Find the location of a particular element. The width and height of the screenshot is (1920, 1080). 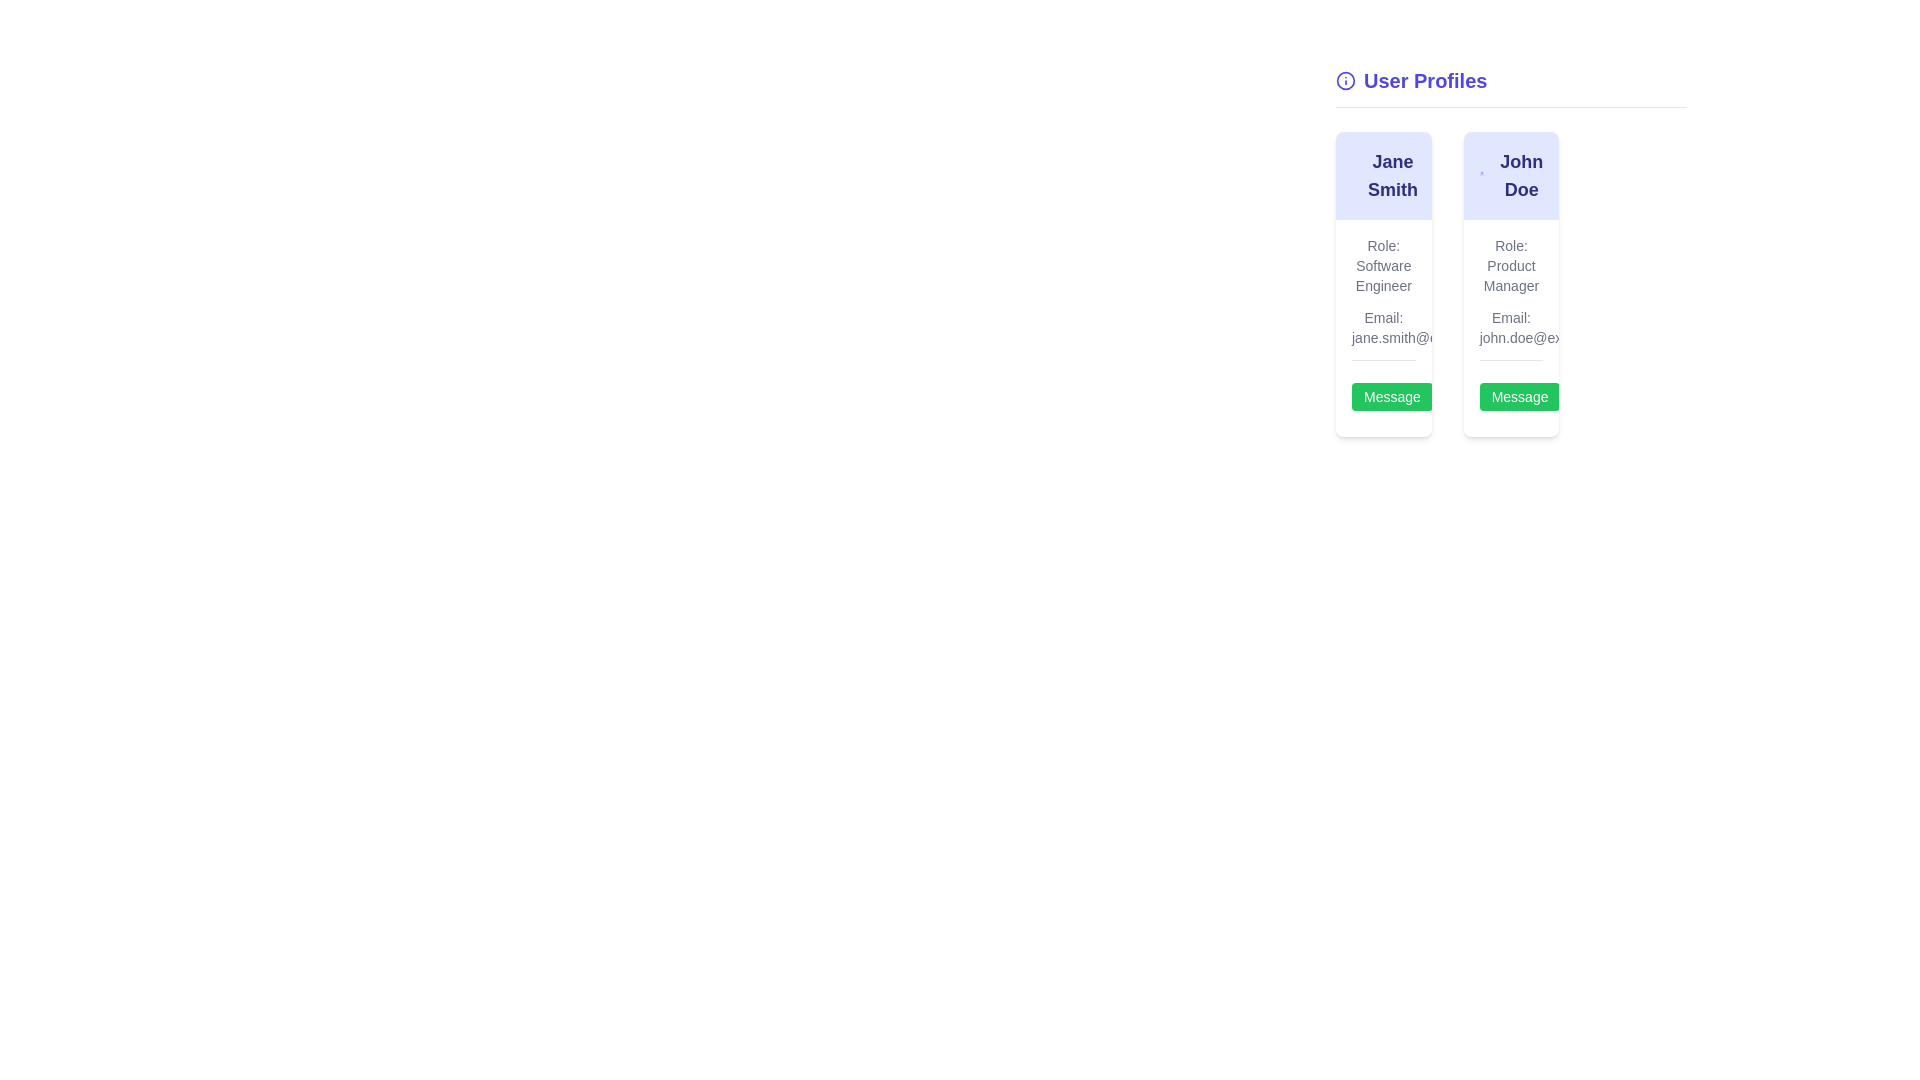

the text display that shows 'Email: john.doe@example.com', located under 'Role: Product Manager' in John Doe's profile card is located at coordinates (1511, 326).